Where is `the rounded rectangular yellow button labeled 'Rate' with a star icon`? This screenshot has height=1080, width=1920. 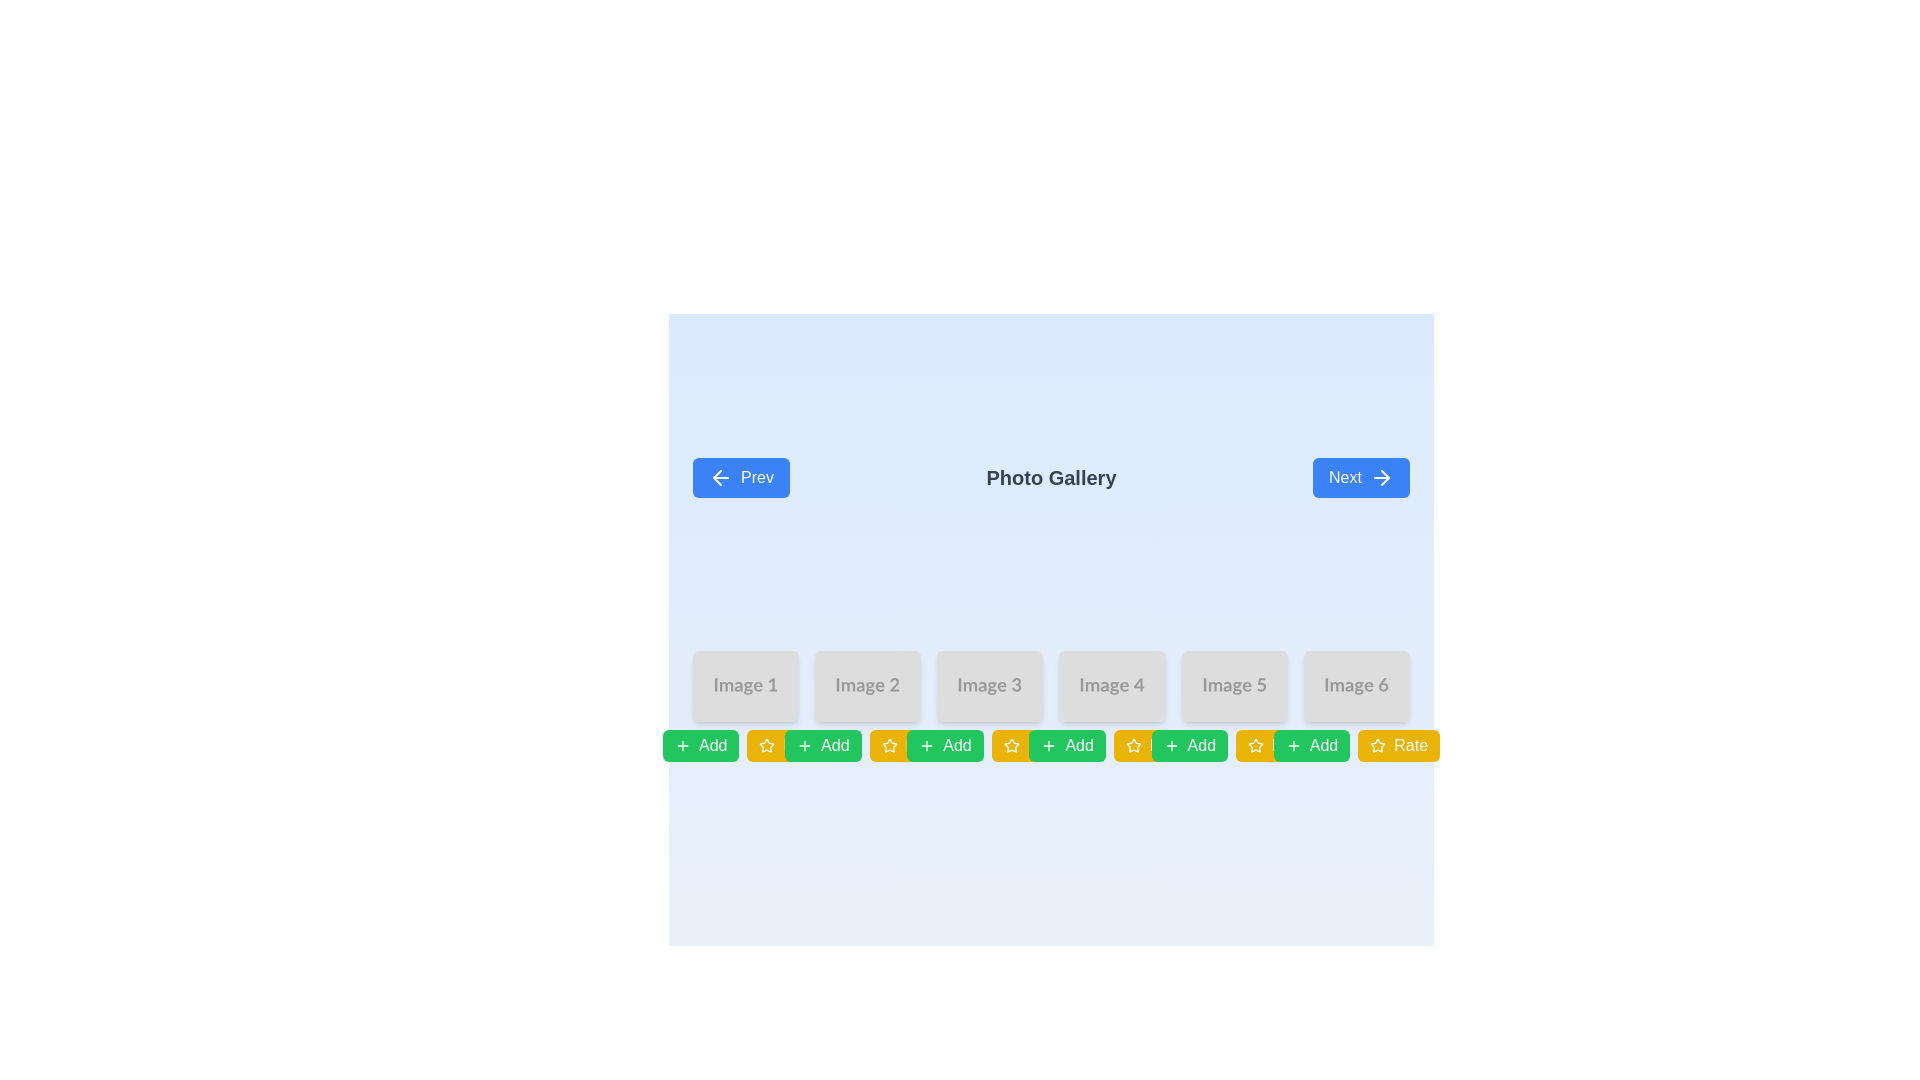
the rounded rectangular yellow button labeled 'Rate' with a star icon is located at coordinates (1032, 745).